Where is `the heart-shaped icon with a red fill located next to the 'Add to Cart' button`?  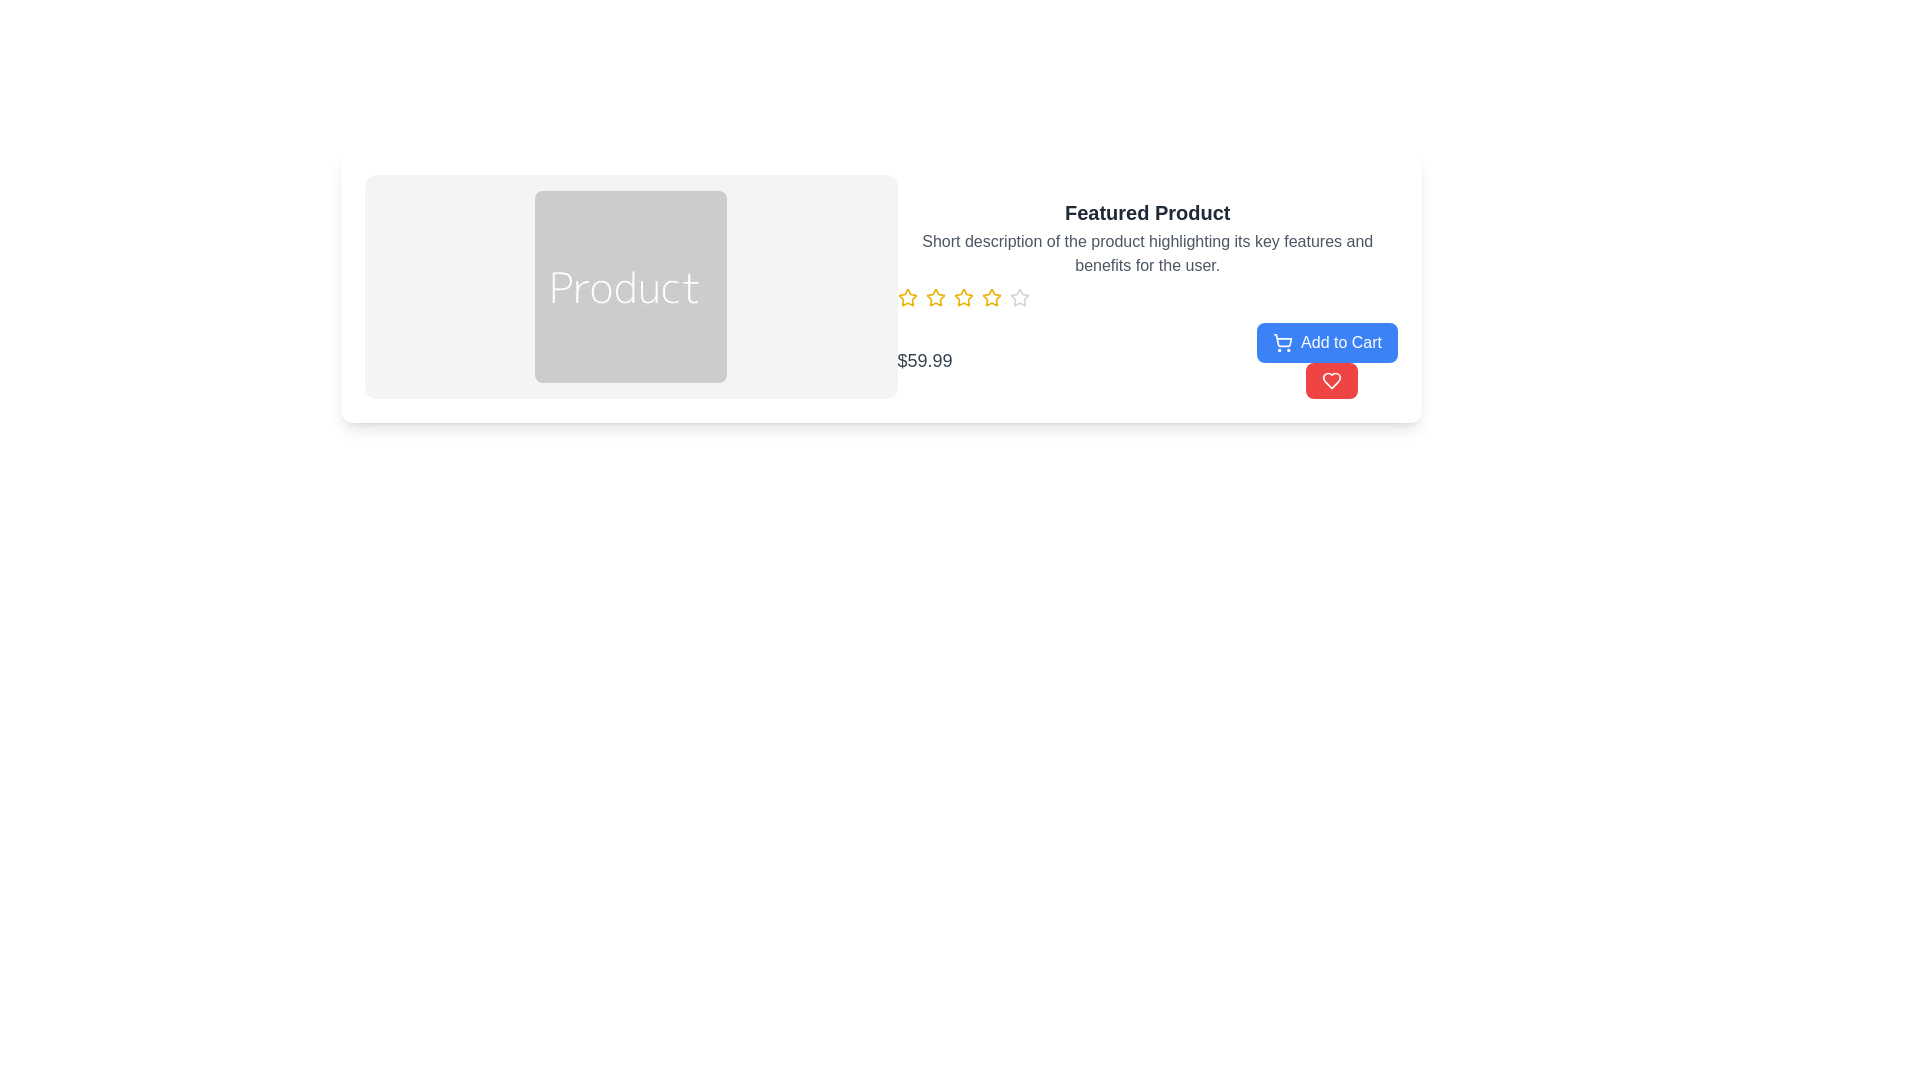 the heart-shaped icon with a red fill located next to the 'Add to Cart' button is located at coordinates (1331, 381).